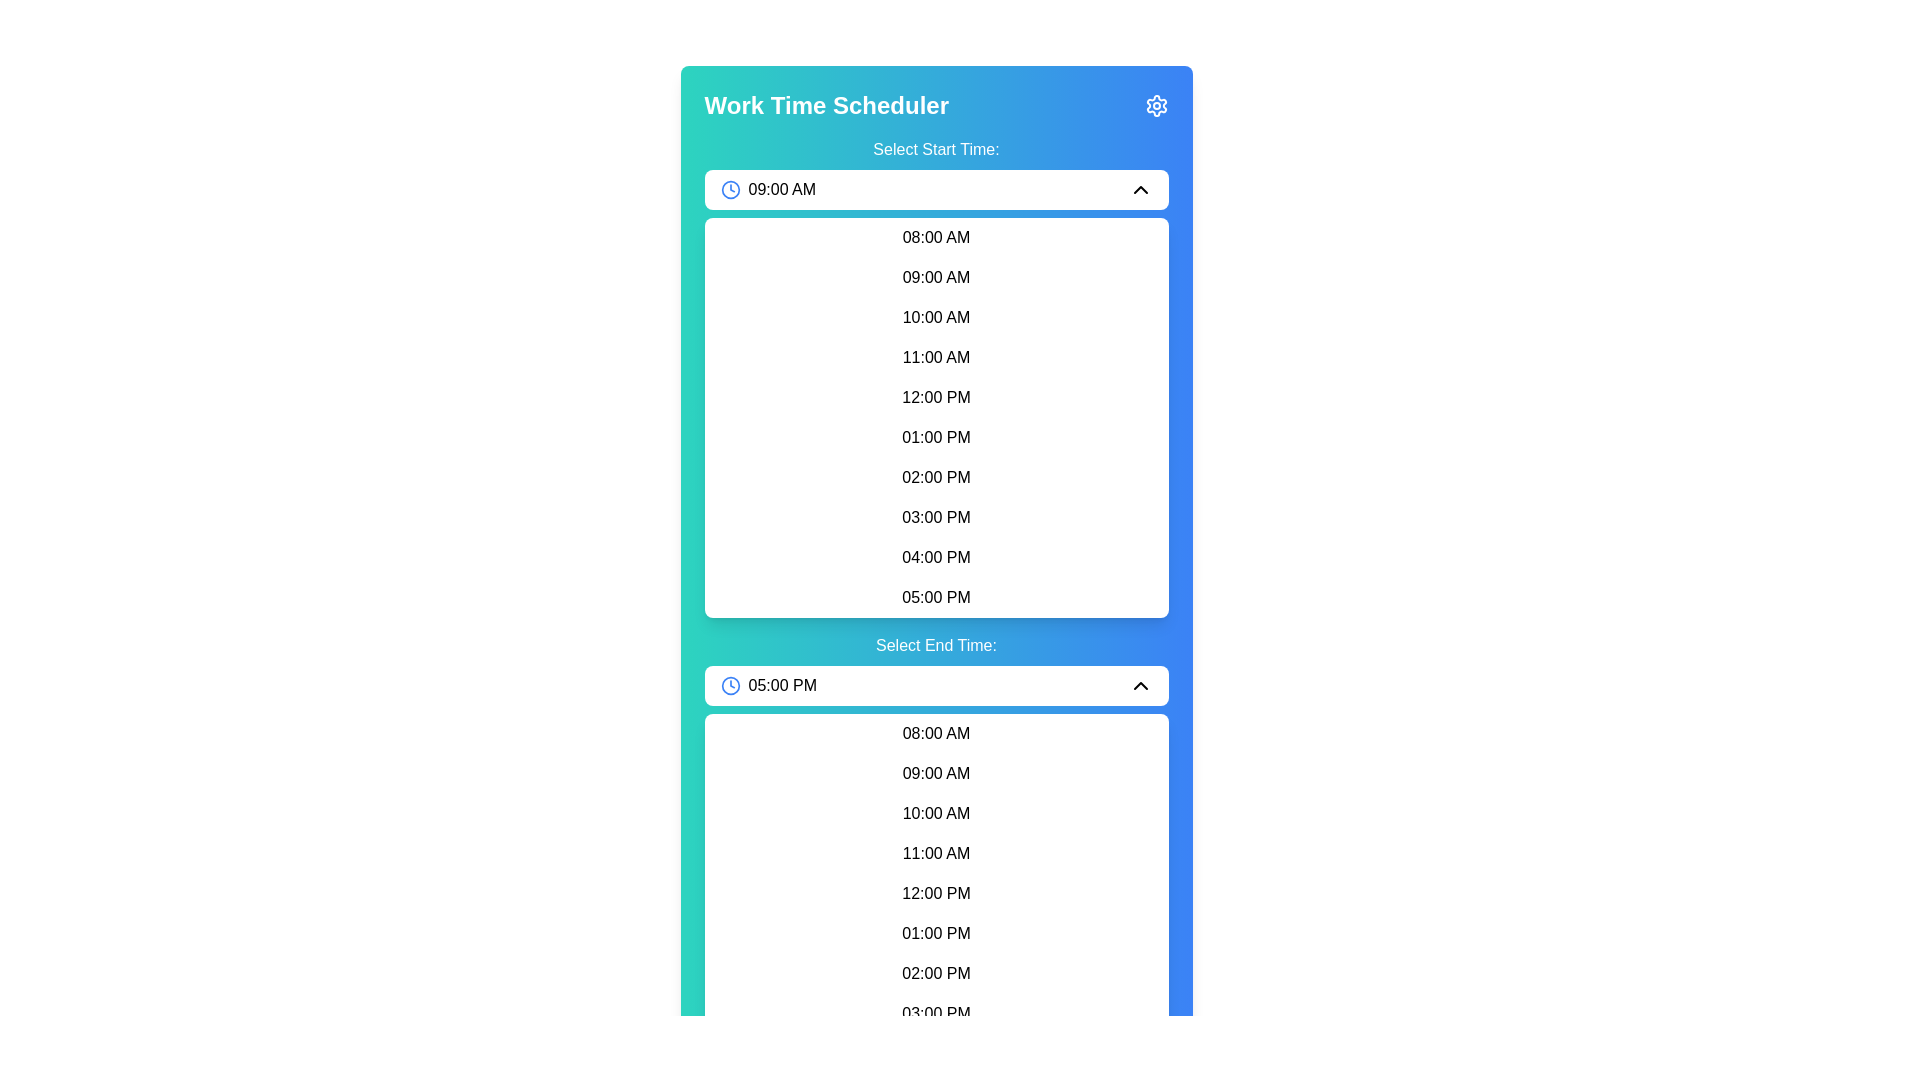 This screenshot has width=1920, height=1080. What do you see at coordinates (935, 893) in the screenshot?
I see `the fifth time option '12:00 PM' in the dropdown list under 'Select End Time'` at bounding box center [935, 893].